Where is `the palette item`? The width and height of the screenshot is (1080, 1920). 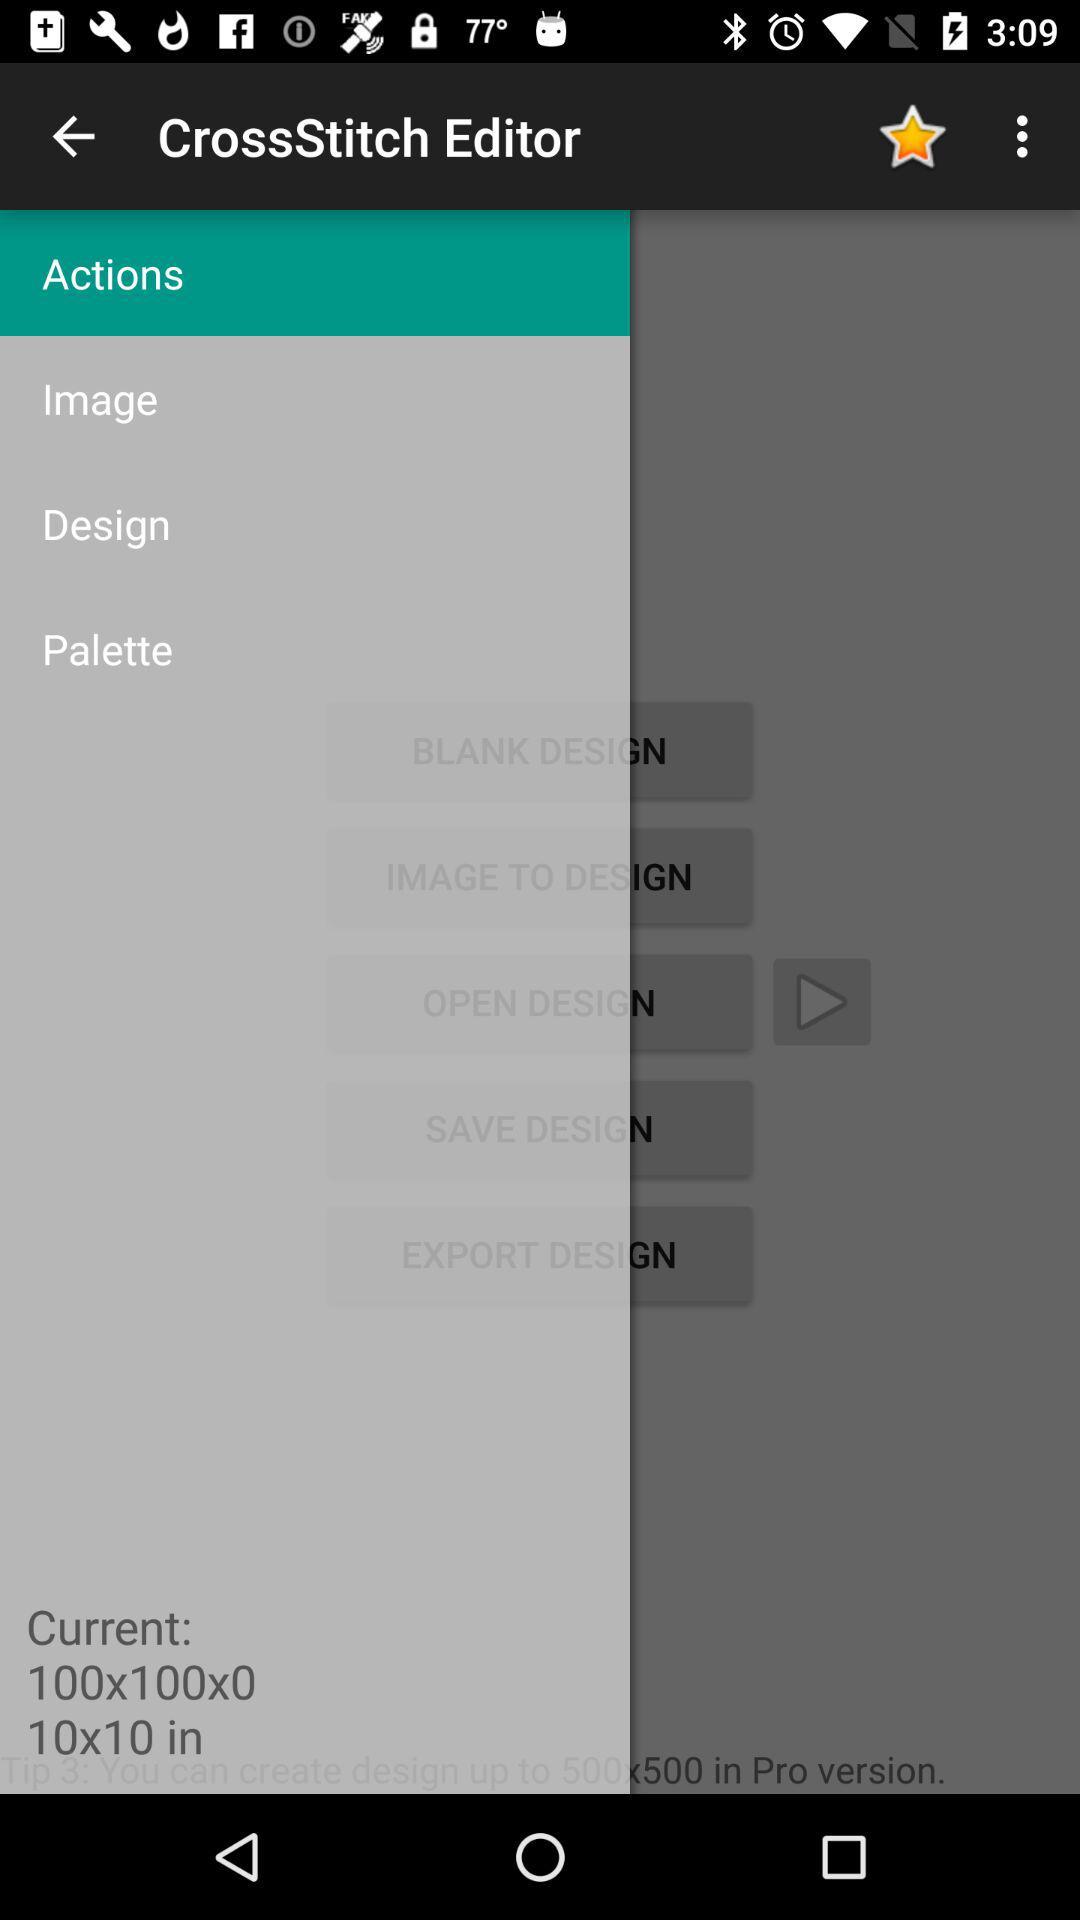 the palette item is located at coordinates (315, 648).